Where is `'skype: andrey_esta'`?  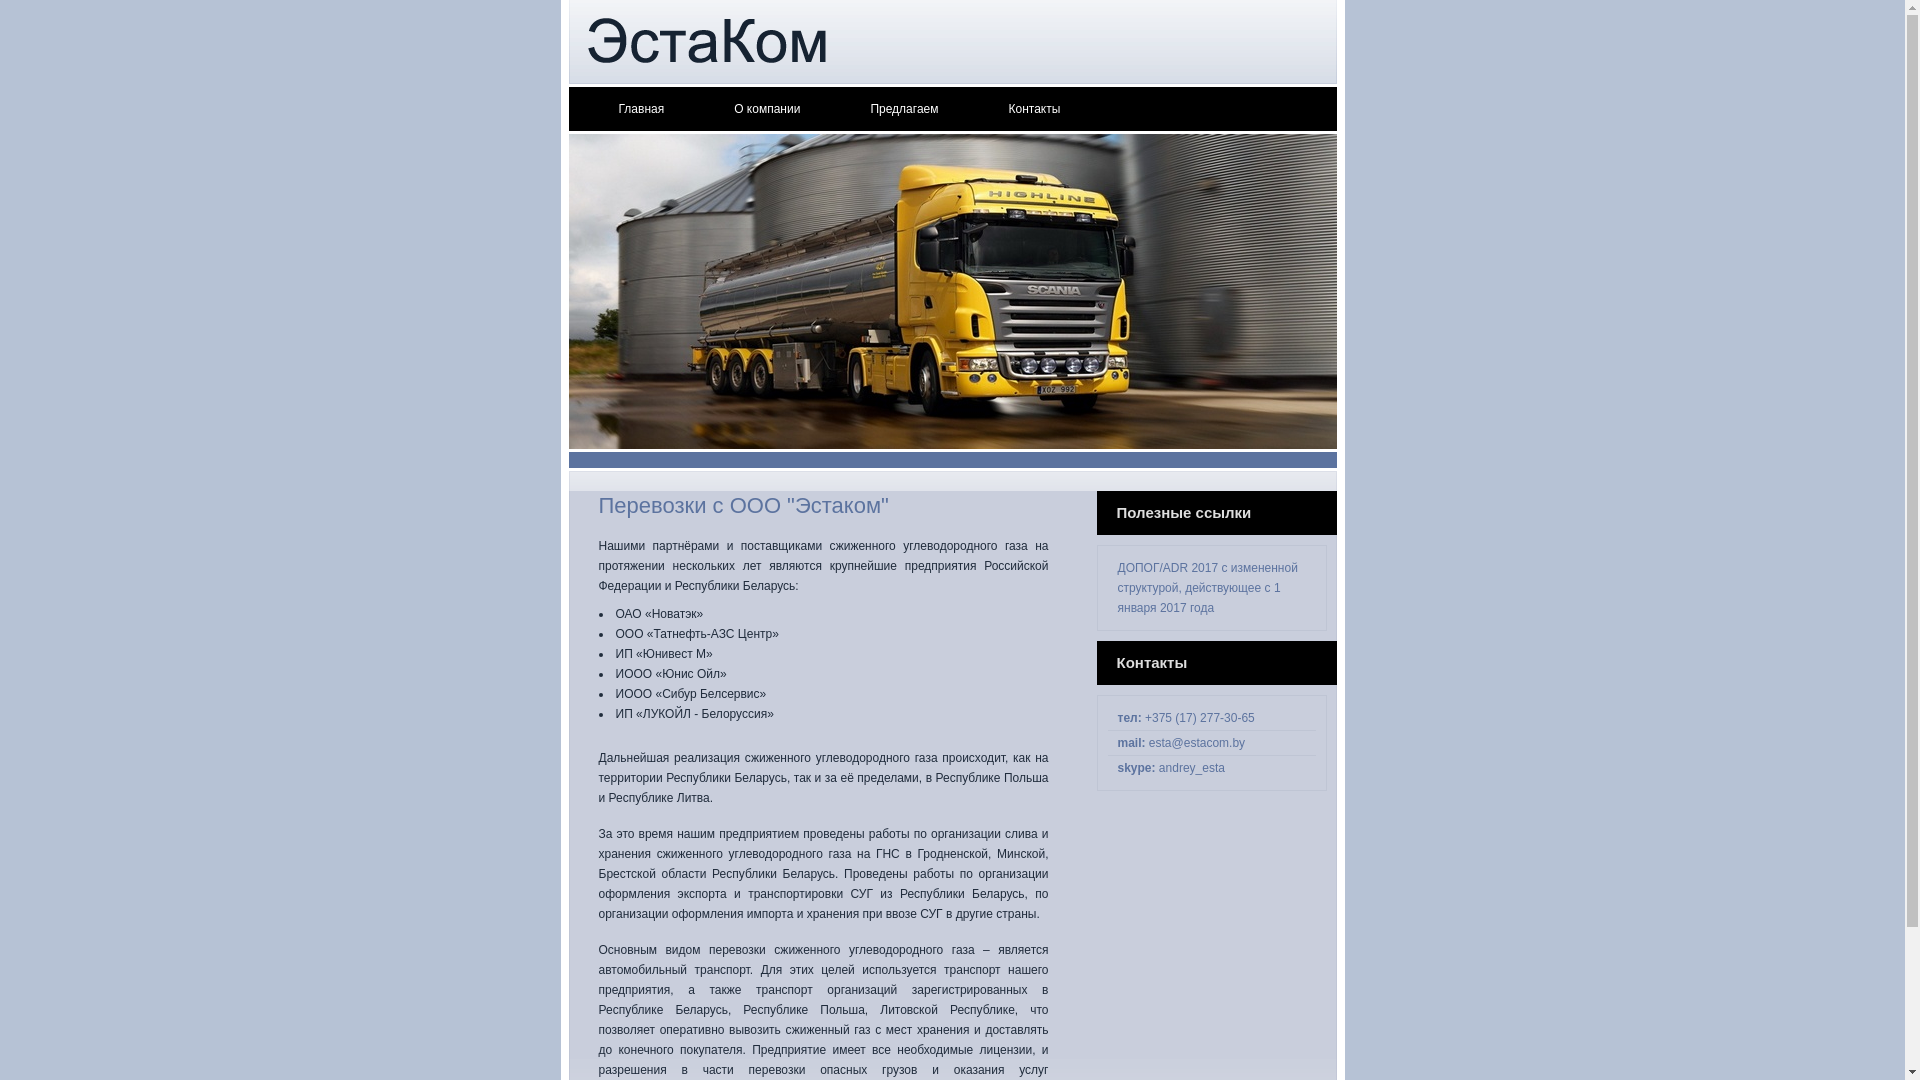
'skype: andrey_esta' is located at coordinates (1171, 766).